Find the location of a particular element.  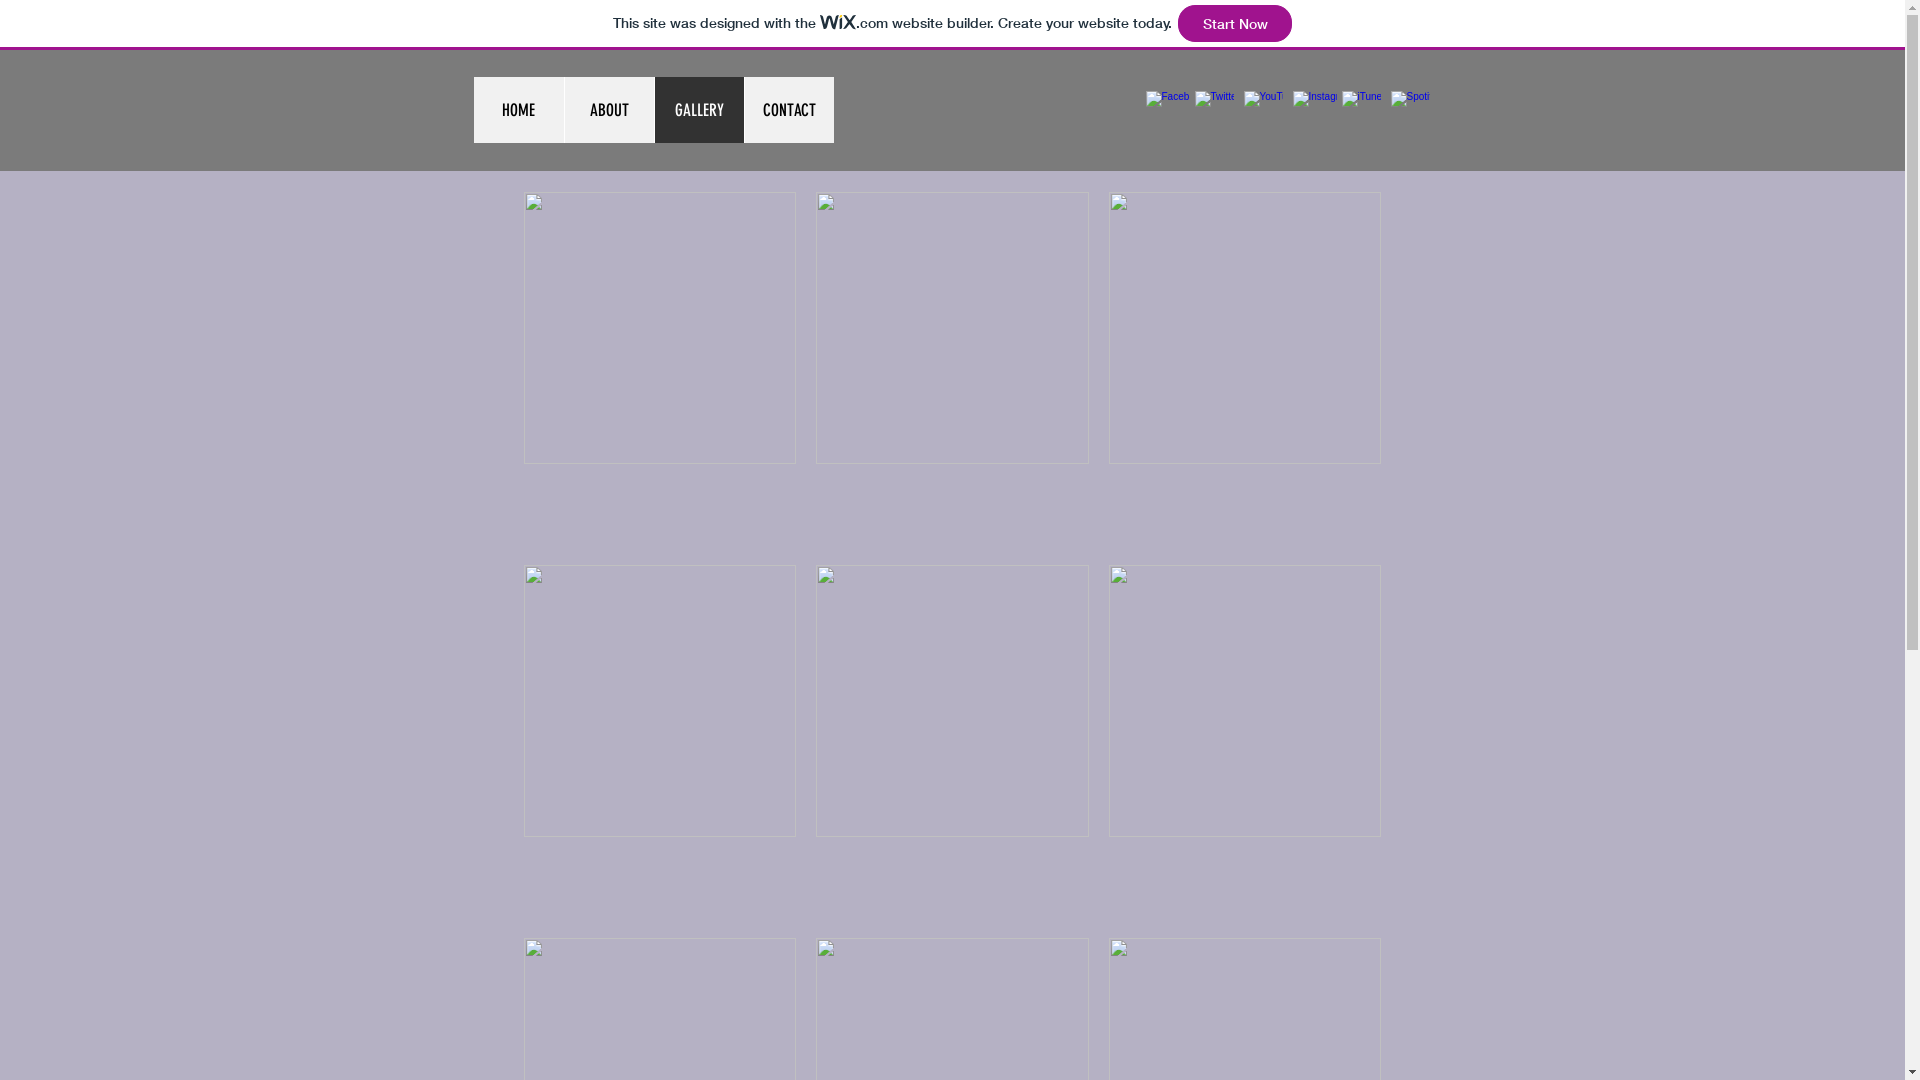

'HOME' is located at coordinates (473, 110).